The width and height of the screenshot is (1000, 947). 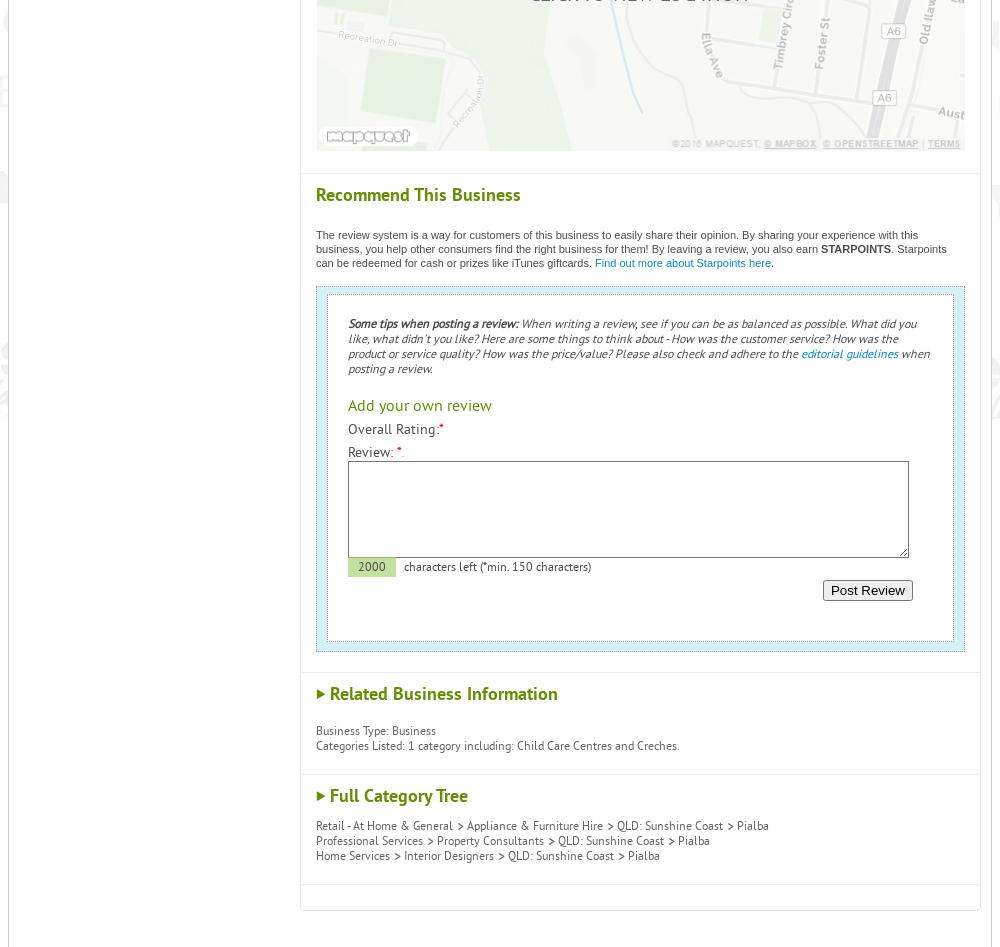 I want to click on 'Find out more about Starpoints here.', so click(x=684, y=262).